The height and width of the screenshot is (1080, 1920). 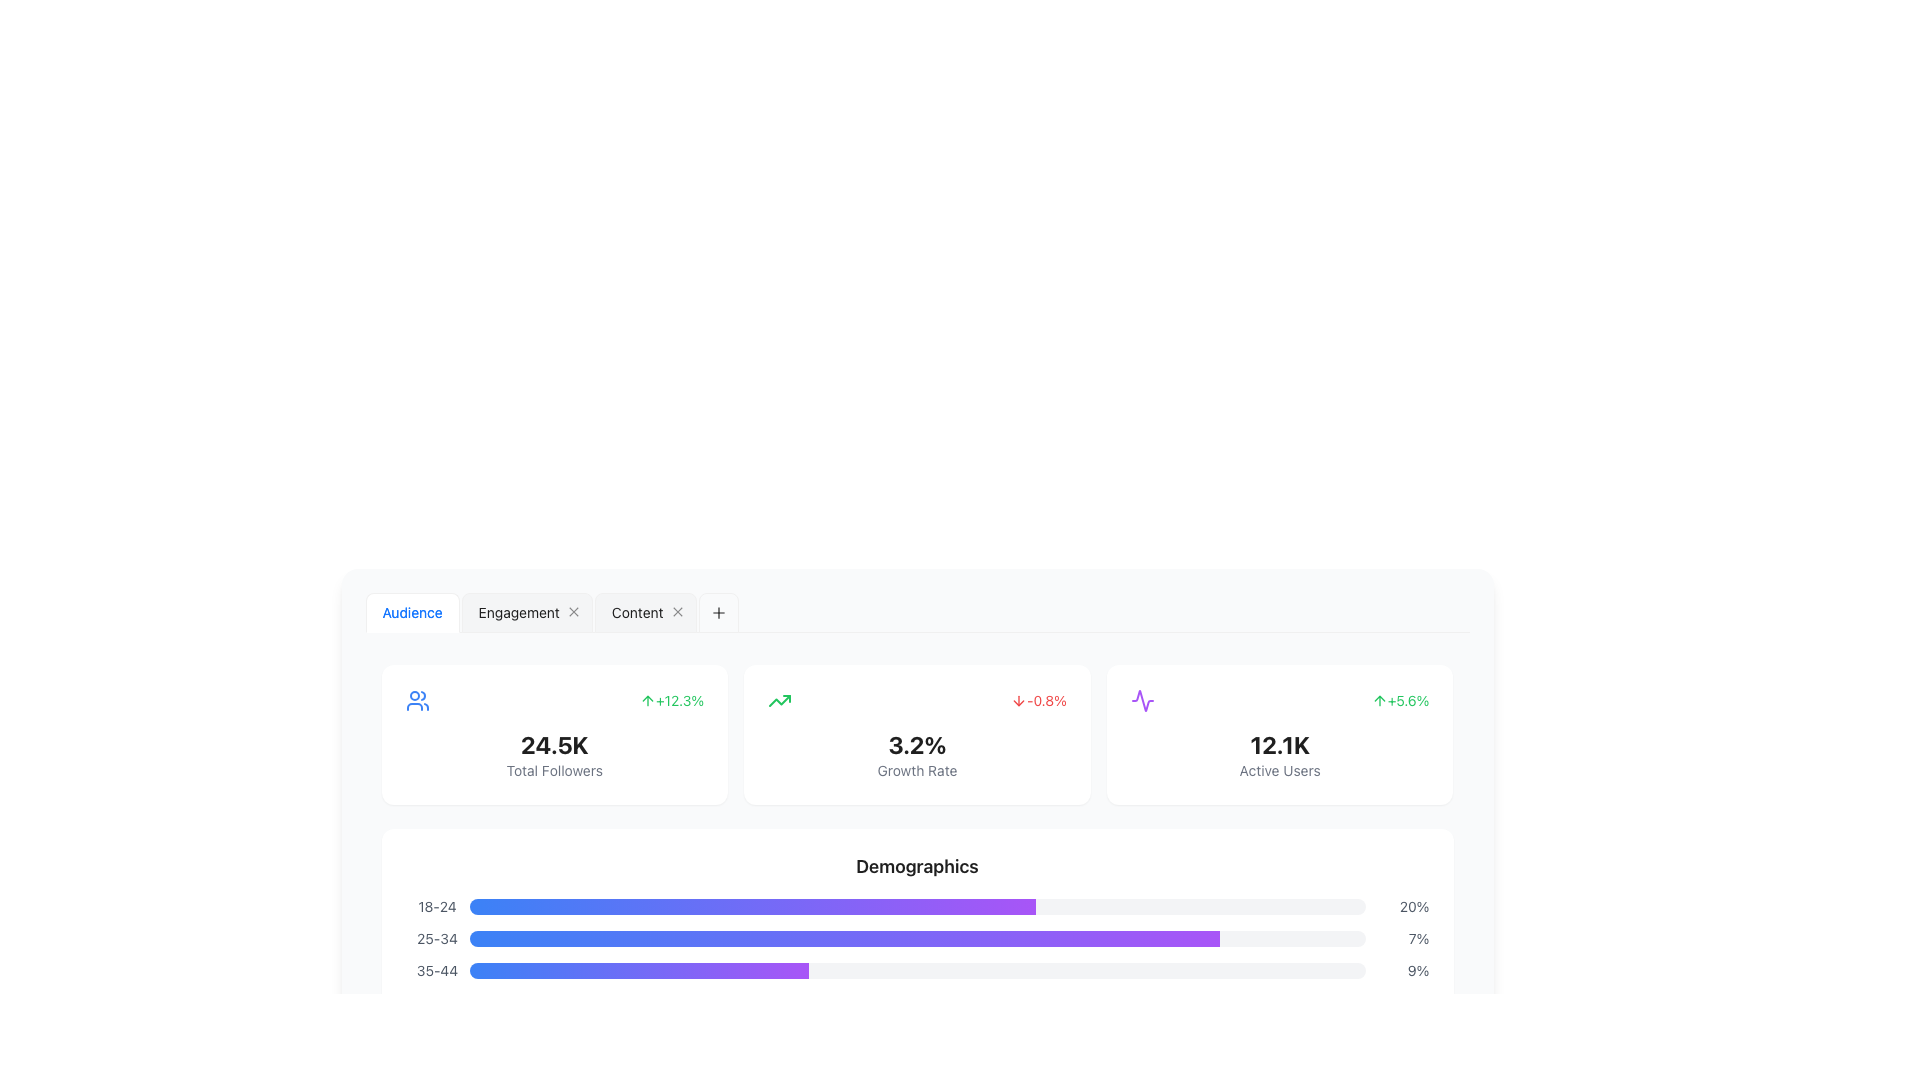 I want to click on the text label located directly below the bold numerical text '3.2%' in the third card of the horizontal arrangement, so click(x=916, y=770).